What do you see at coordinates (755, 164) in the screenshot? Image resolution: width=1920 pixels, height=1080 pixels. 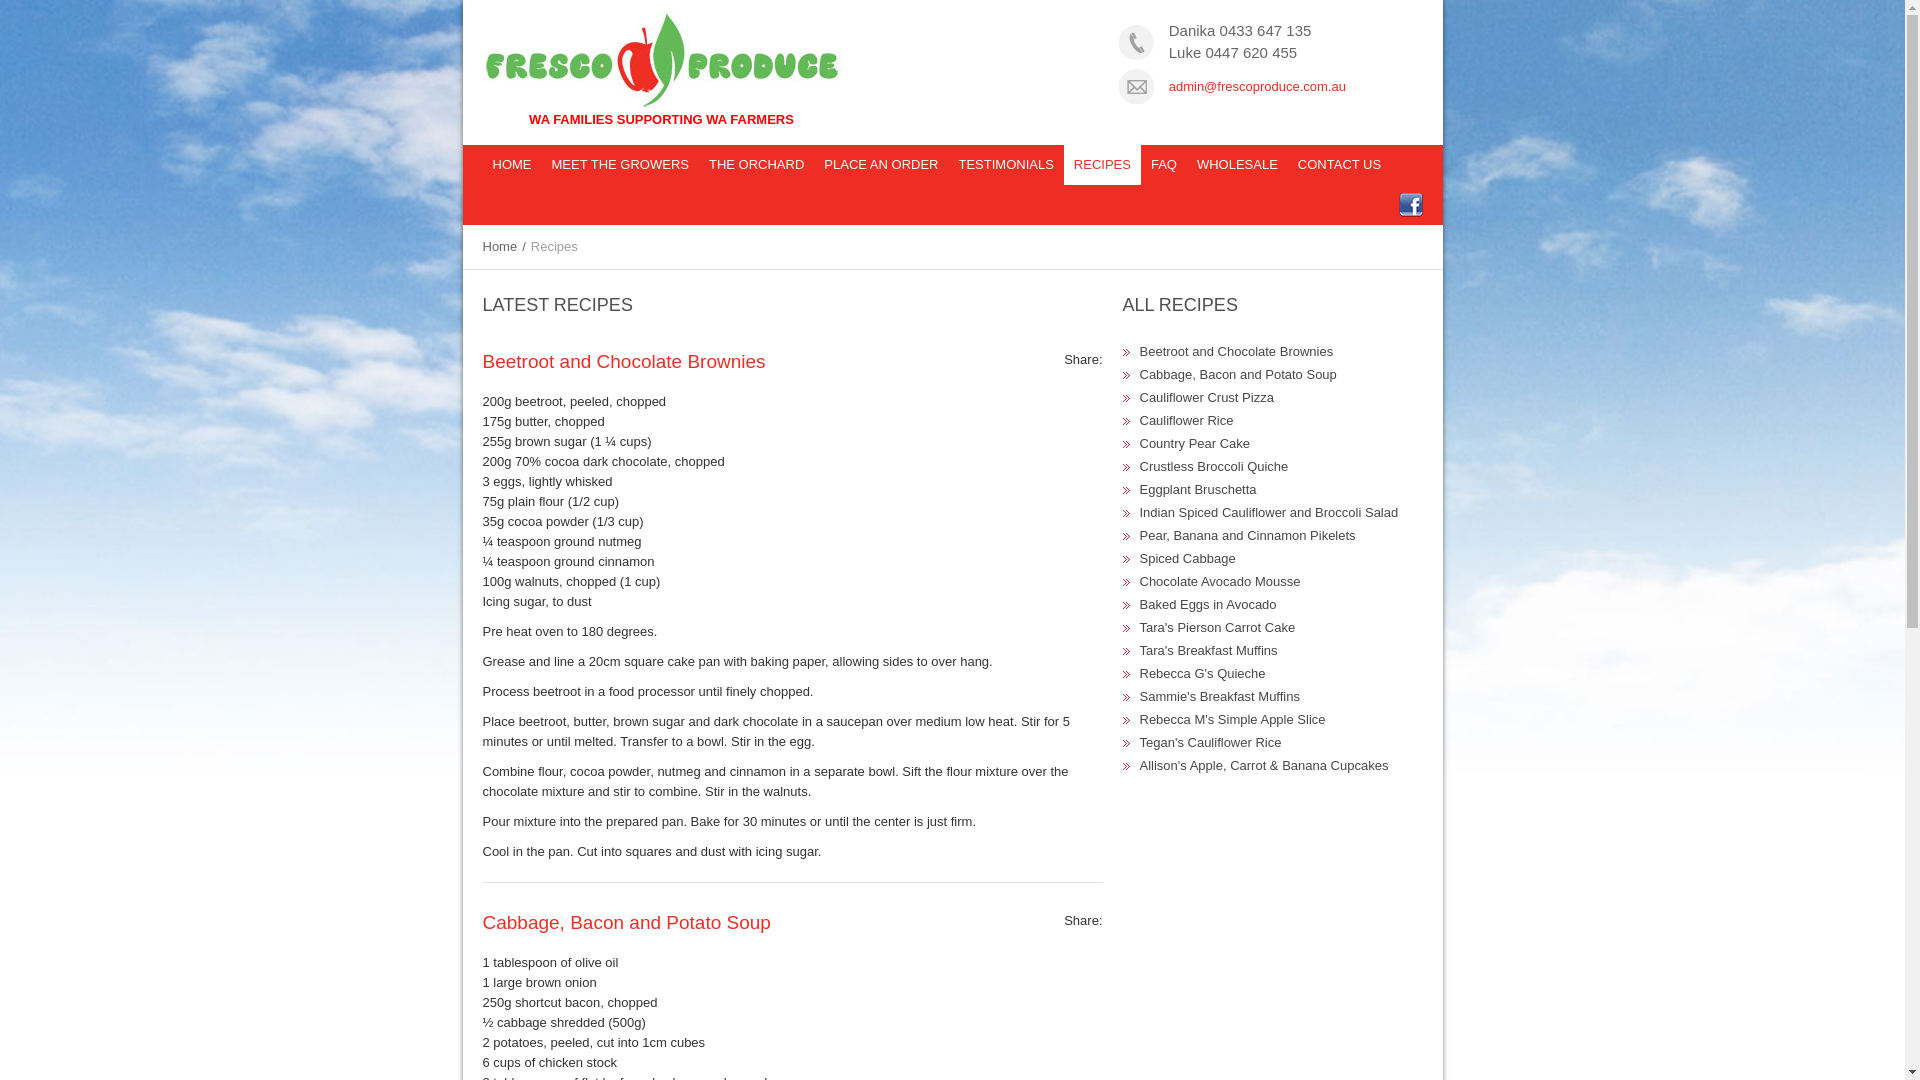 I see `'THE ORCHARD'` at bounding box center [755, 164].